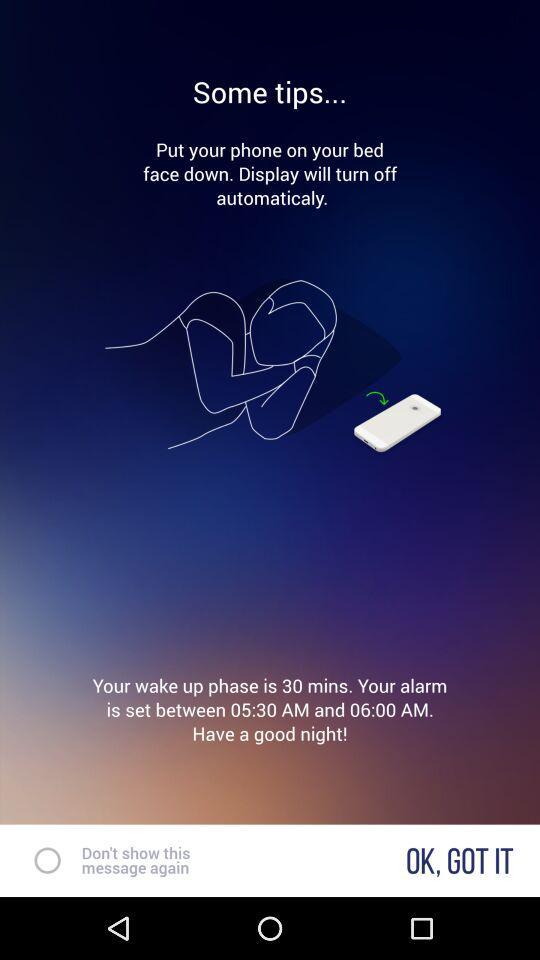 This screenshot has height=960, width=540. I want to click on text next to ok got it at the bottom of the page, so click(135, 860).